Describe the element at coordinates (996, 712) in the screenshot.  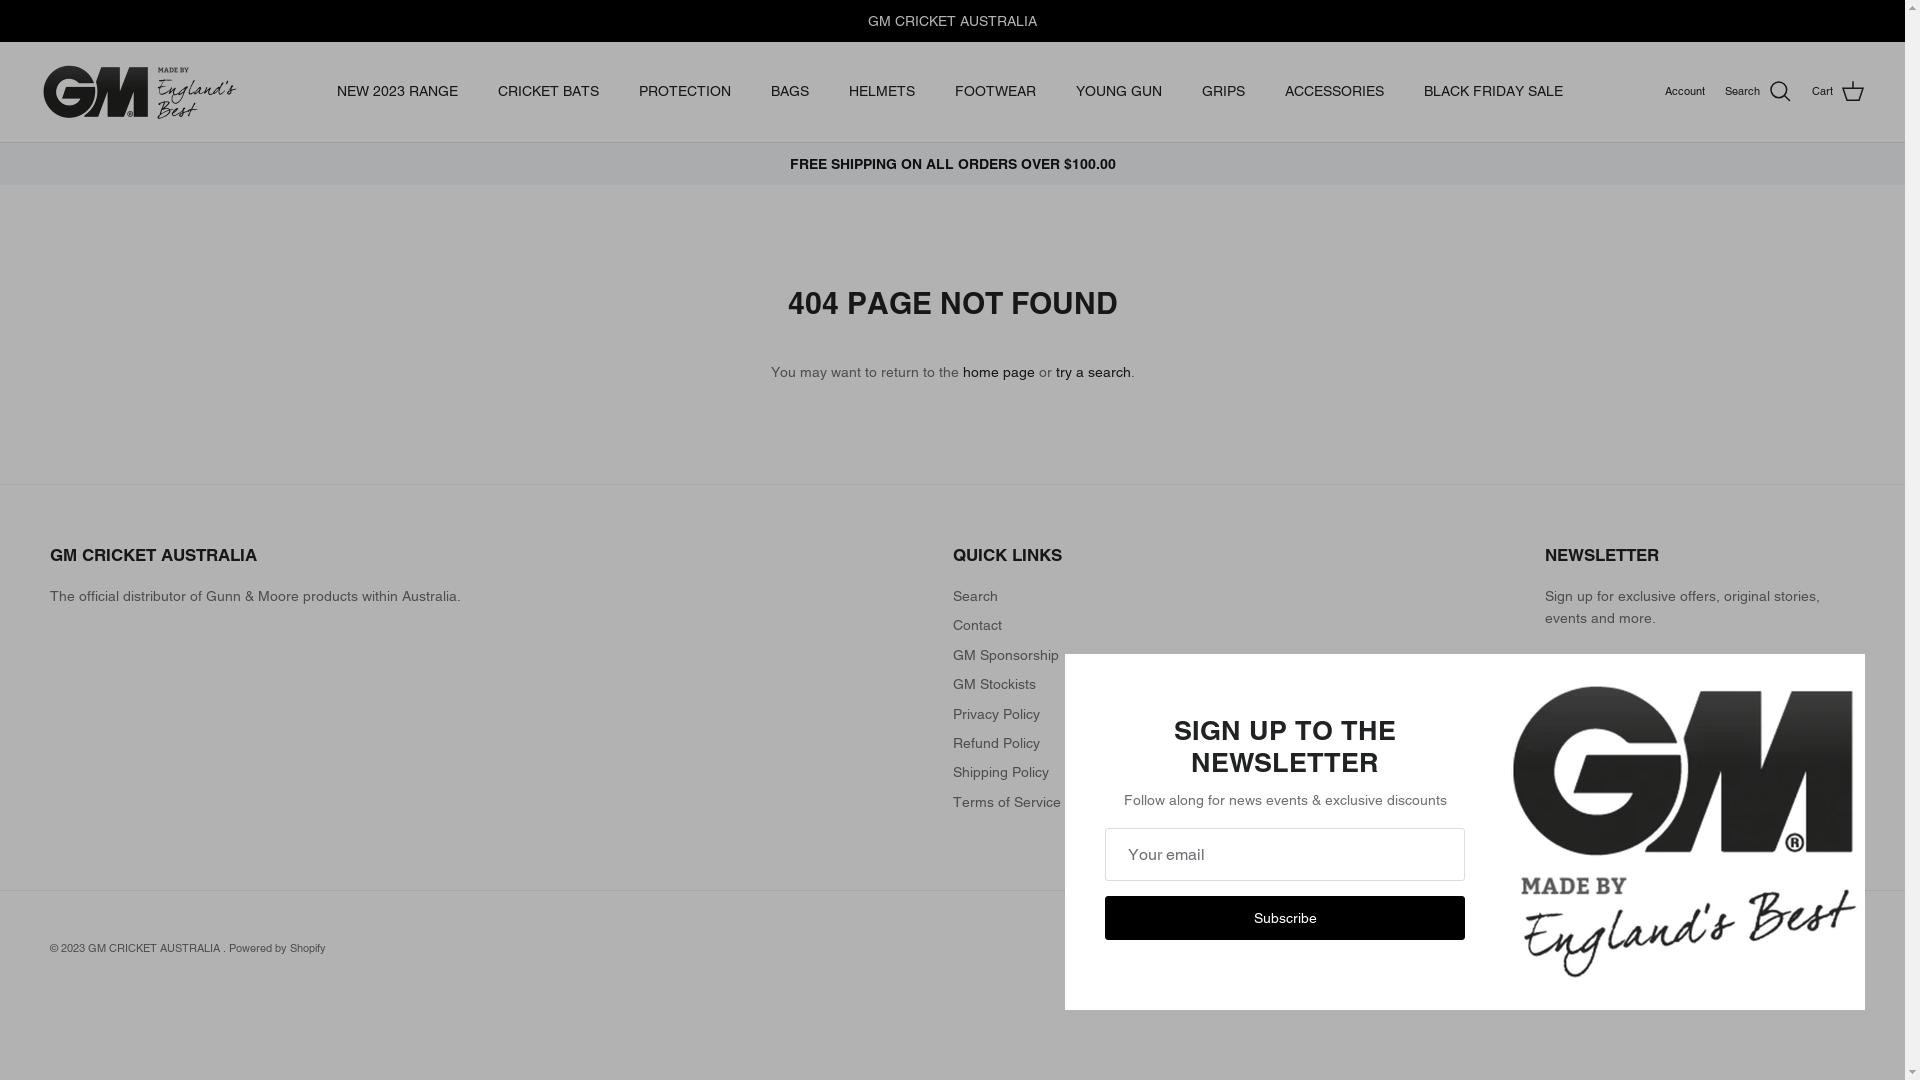
I see `'Privacy Policy'` at that location.